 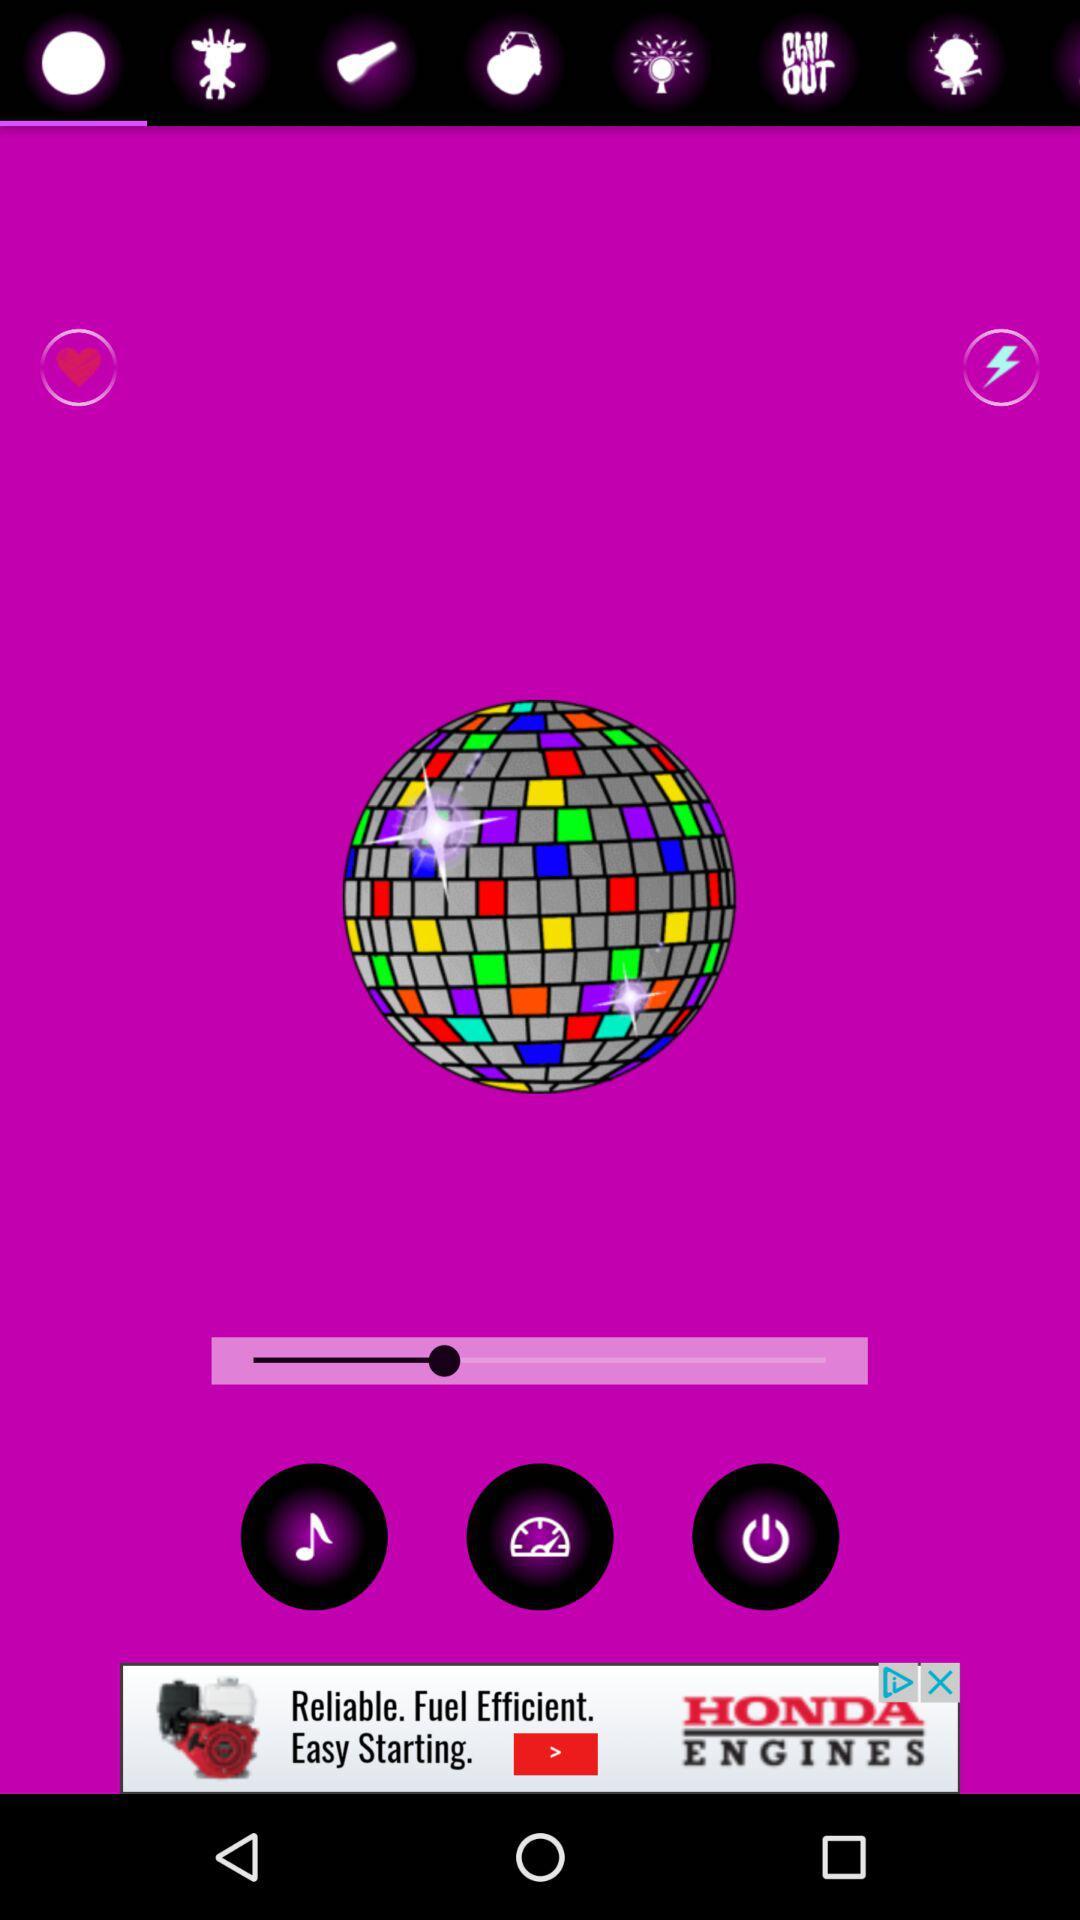 What do you see at coordinates (765, 1535) in the screenshot?
I see `the power icon` at bounding box center [765, 1535].